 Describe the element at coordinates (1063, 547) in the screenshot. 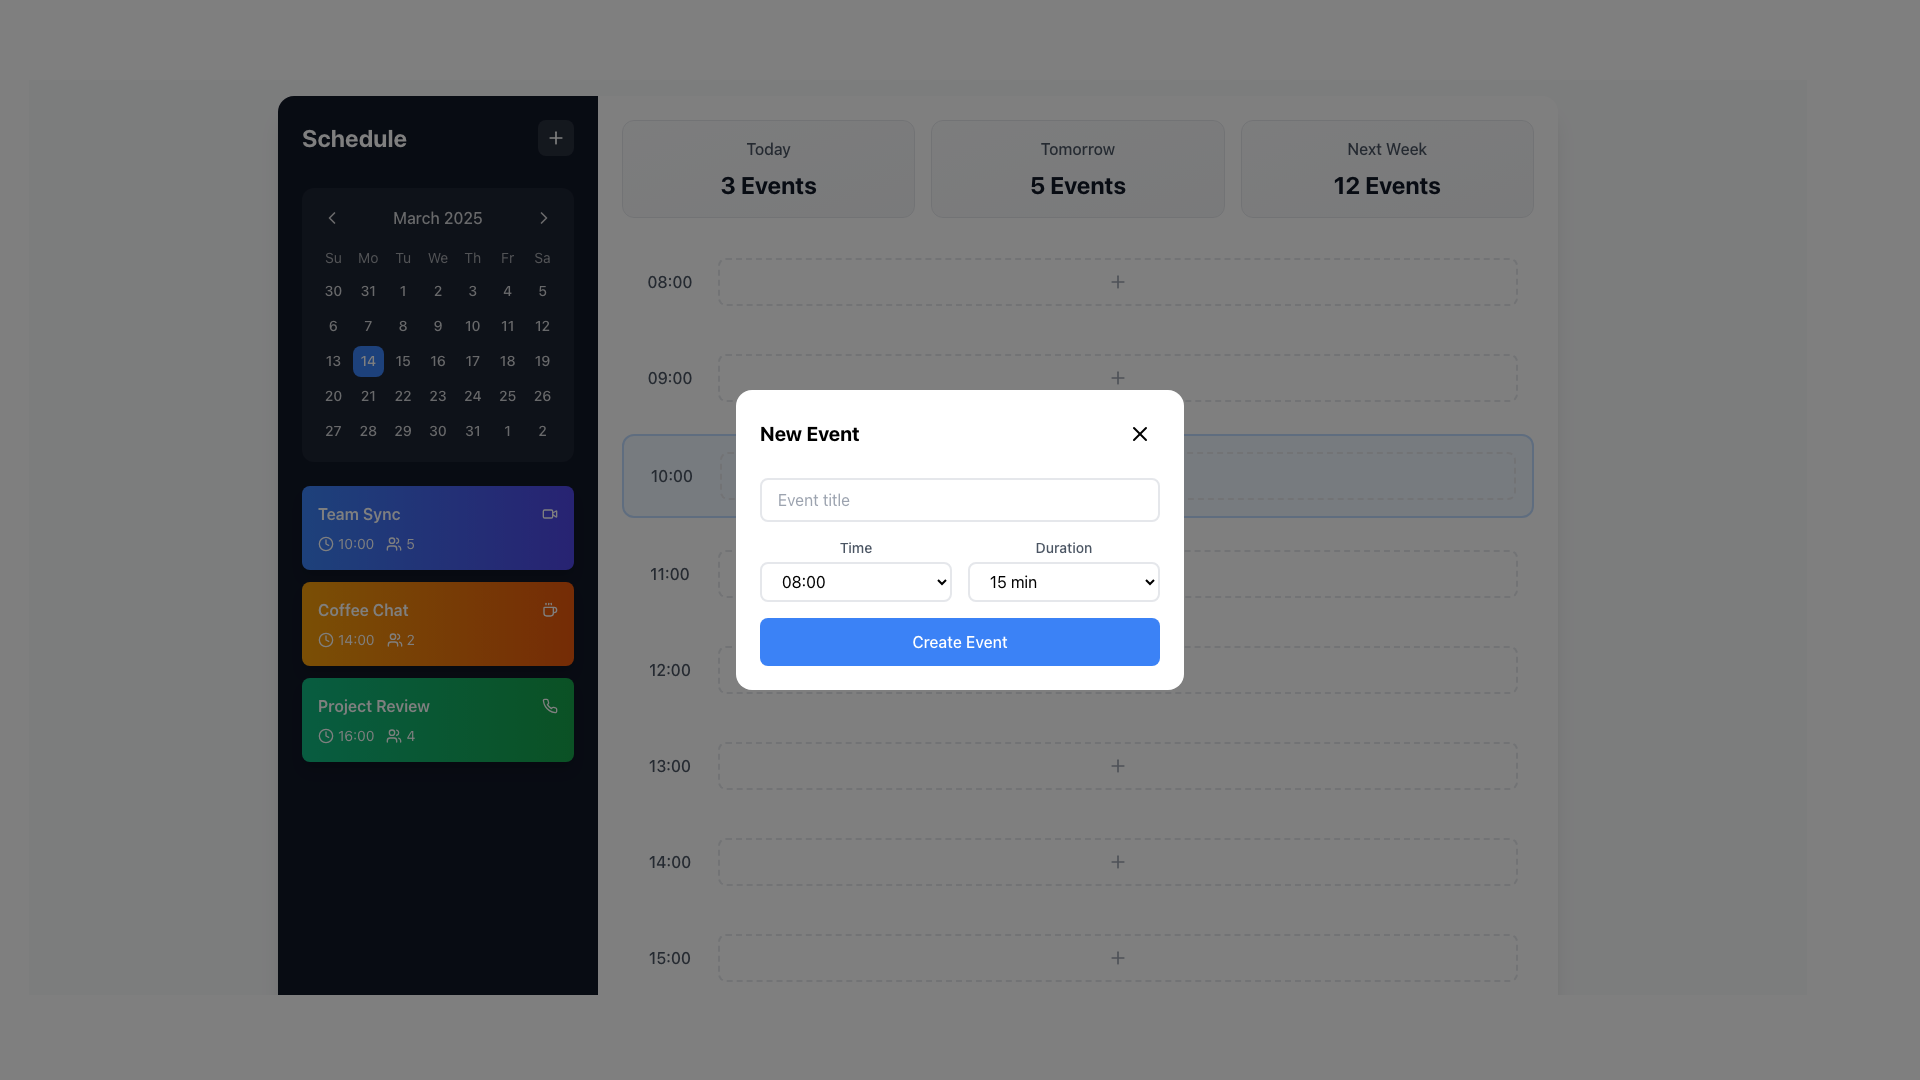

I see `the text label indicating the duration selection for the dropdown menu in the 'New Event' dialog box` at that location.